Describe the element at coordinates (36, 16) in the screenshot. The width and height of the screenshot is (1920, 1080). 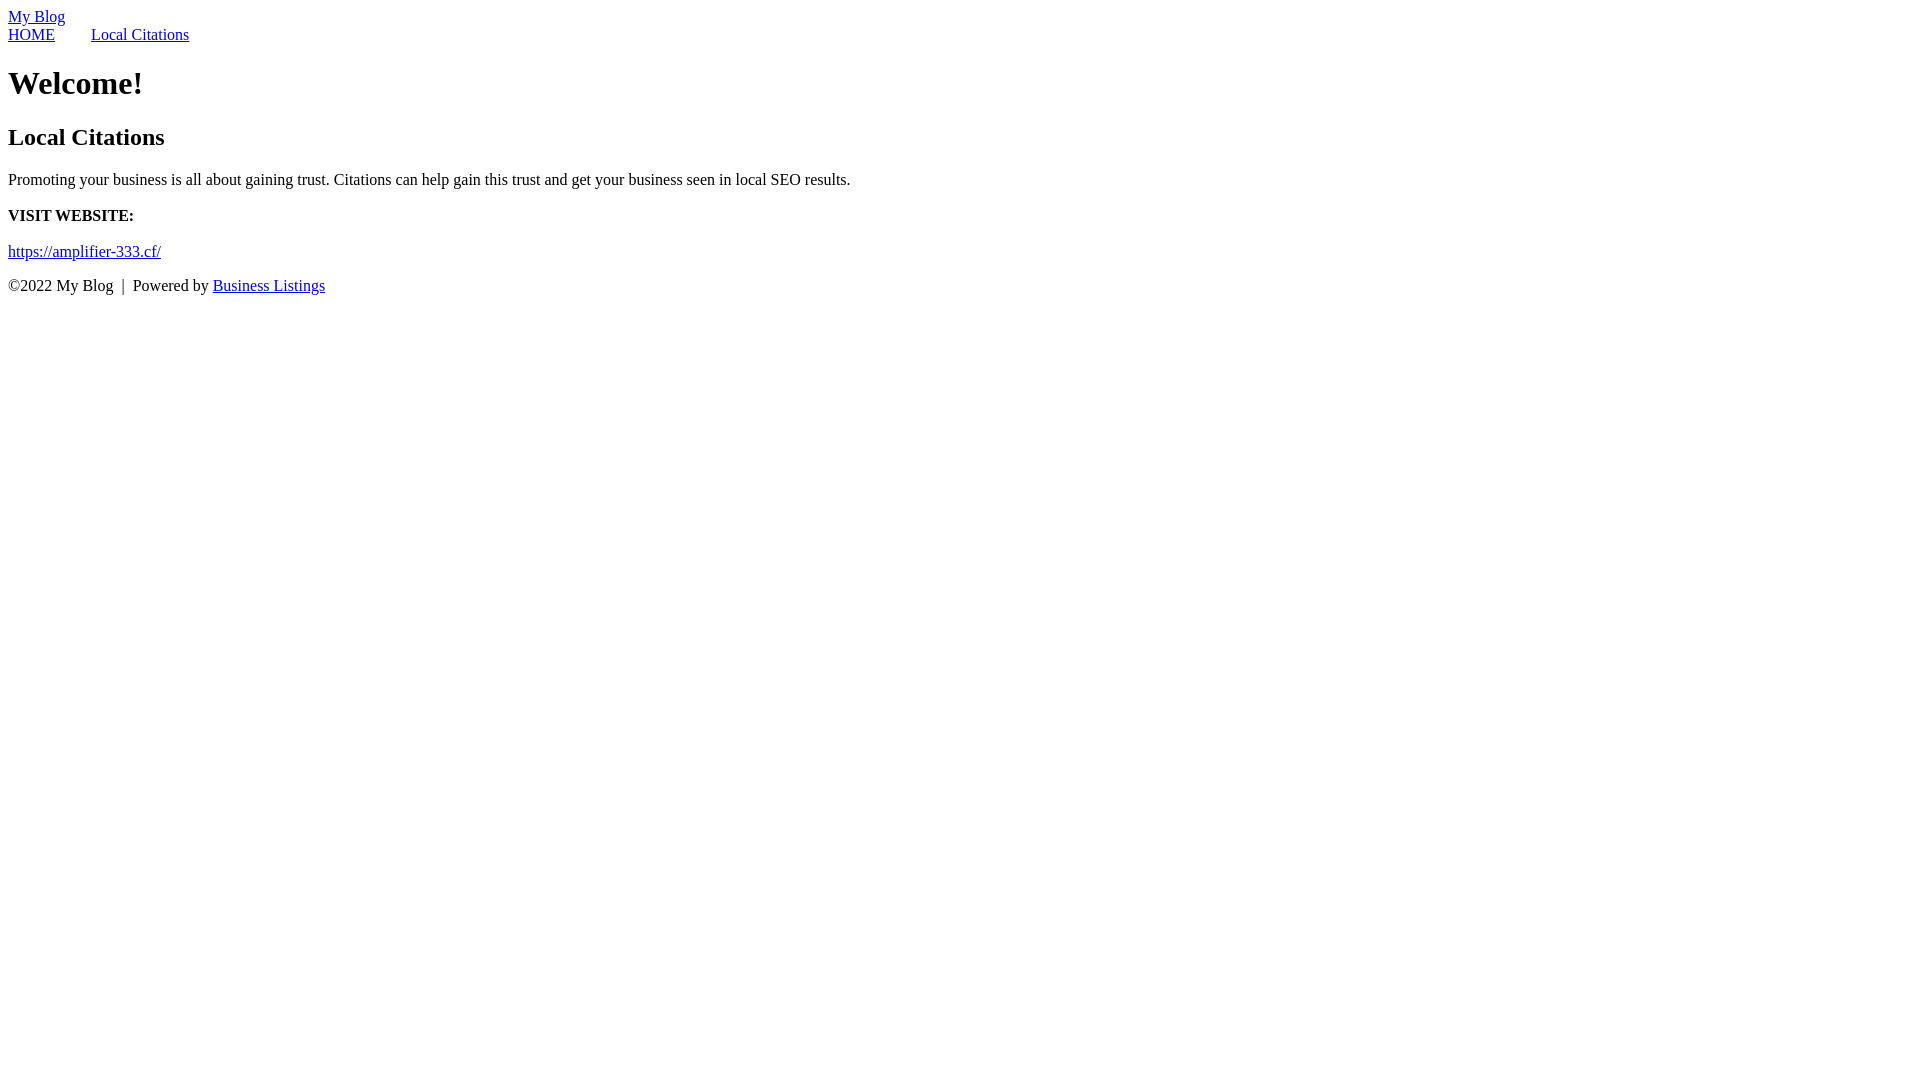
I see `'My Blog'` at that location.